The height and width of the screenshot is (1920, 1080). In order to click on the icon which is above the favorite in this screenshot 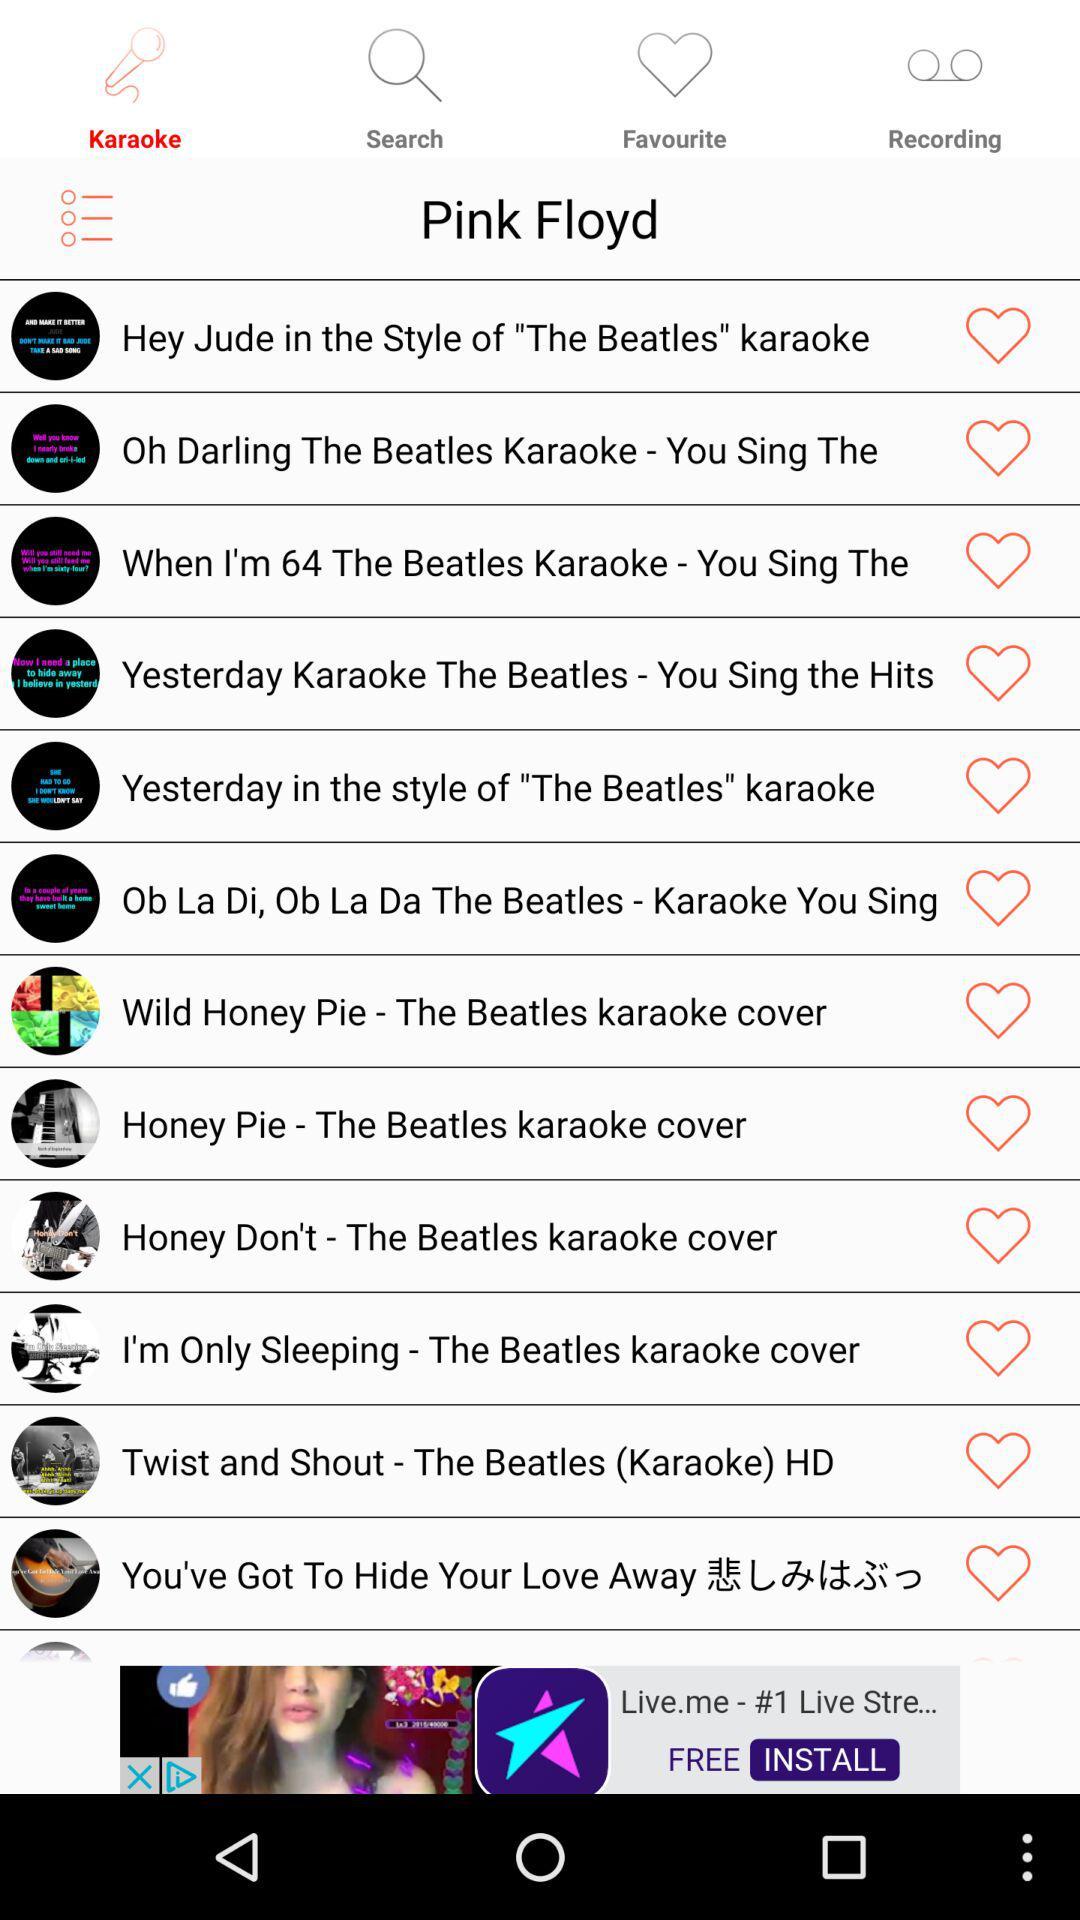, I will do `click(675, 65)`.